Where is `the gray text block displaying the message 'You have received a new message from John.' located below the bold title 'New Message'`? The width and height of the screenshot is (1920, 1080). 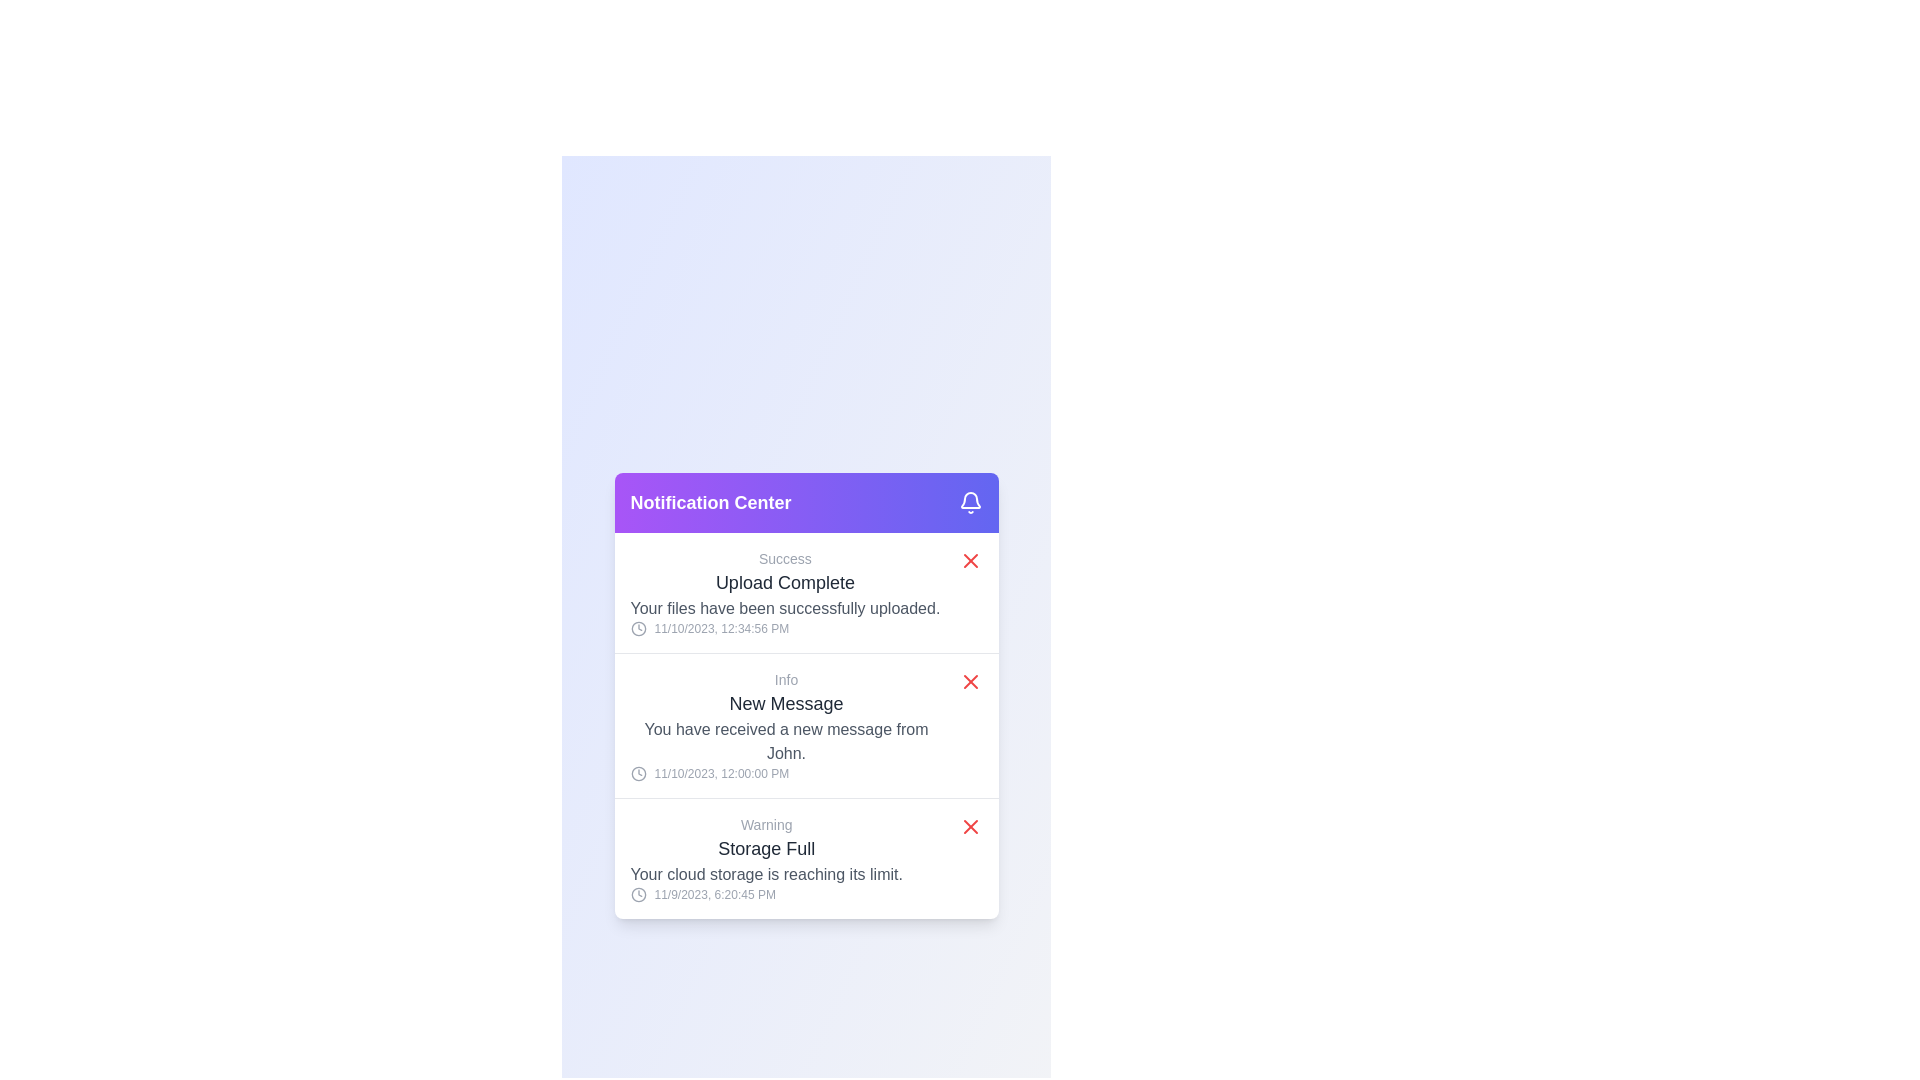 the gray text block displaying the message 'You have received a new message from John.' located below the bold title 'New Message' is located at coordinates (785, 741).